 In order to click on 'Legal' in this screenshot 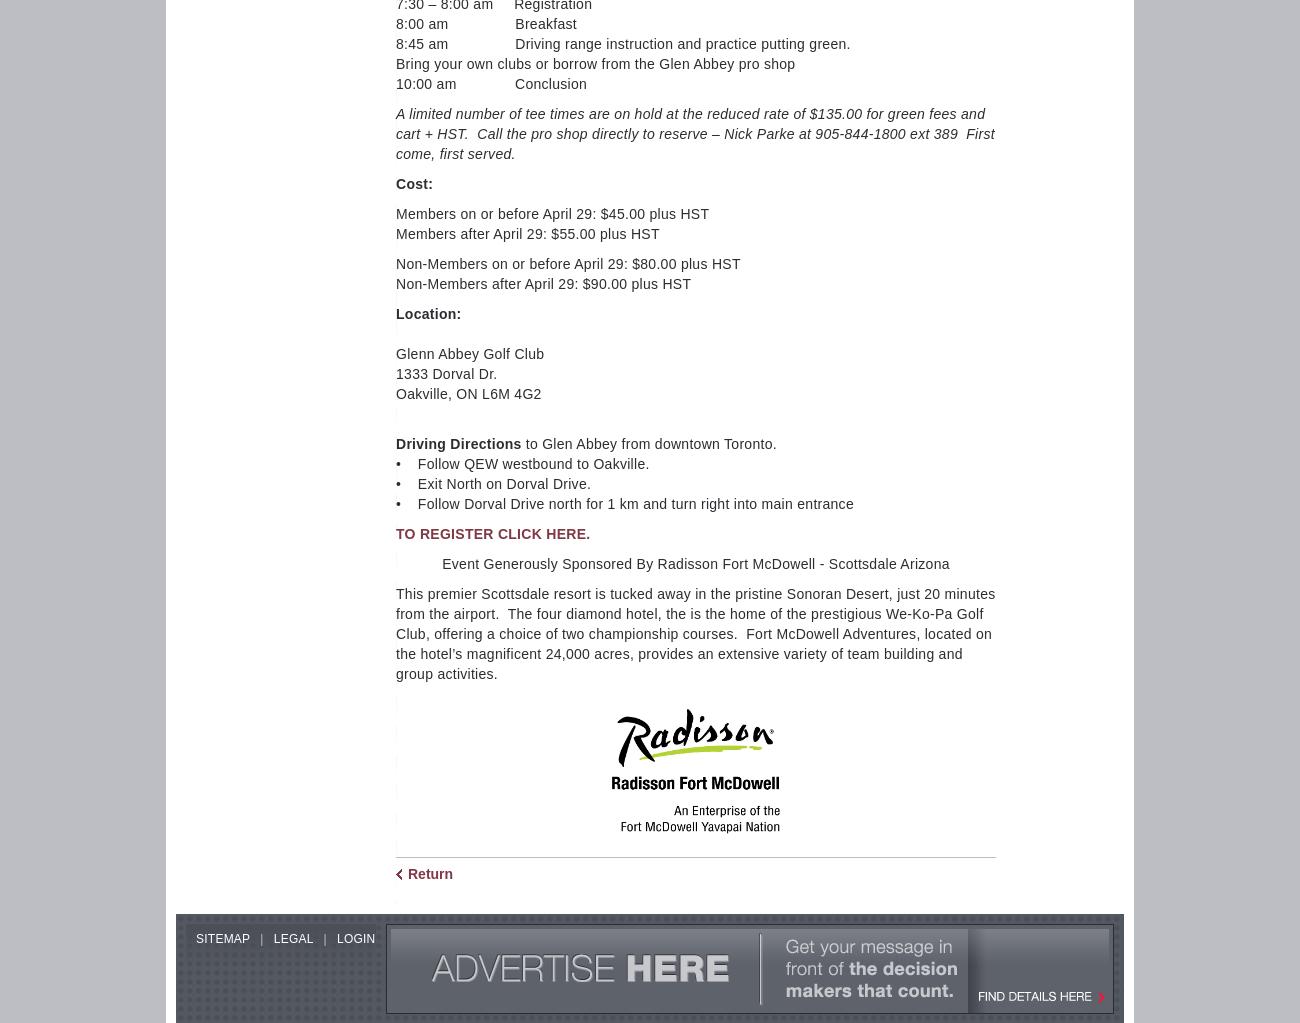, I will do `click(273, 938)`.